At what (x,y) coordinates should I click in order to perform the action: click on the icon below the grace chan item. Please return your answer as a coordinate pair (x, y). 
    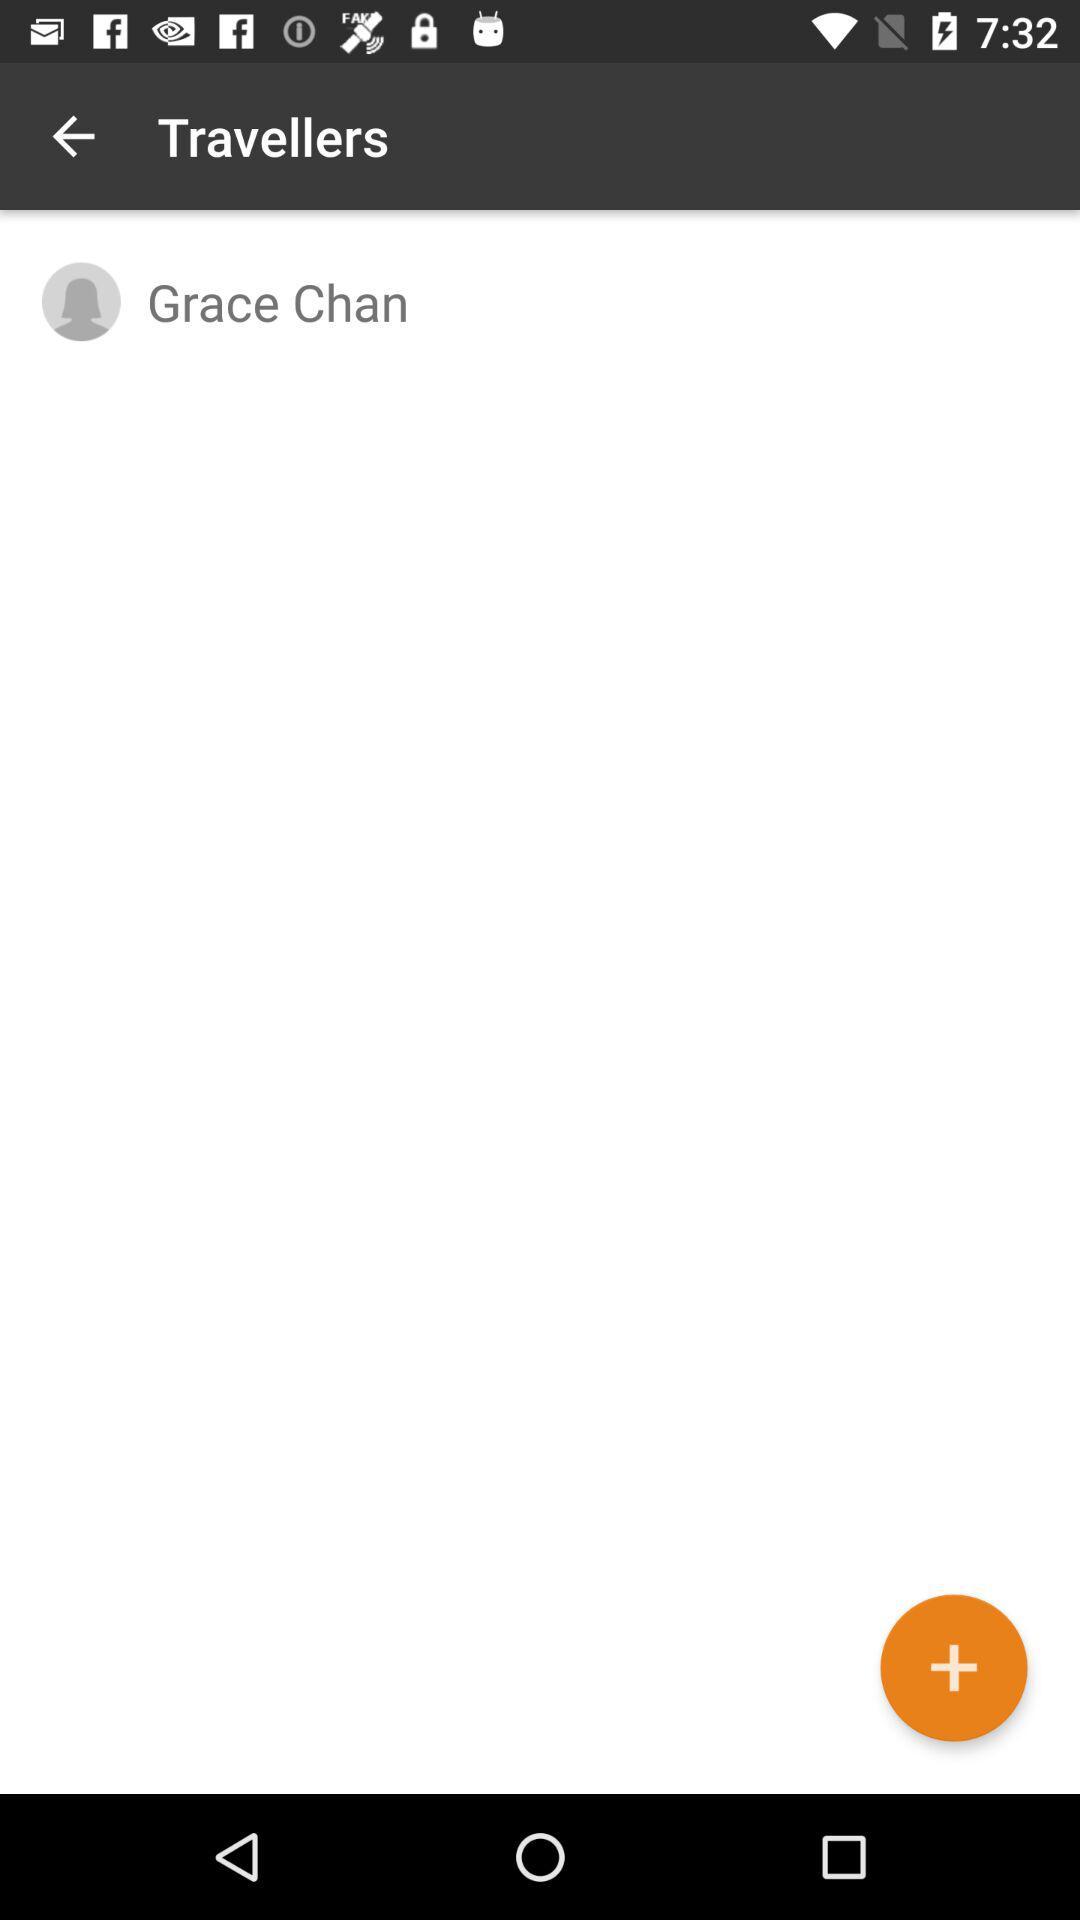
    Looking at the image, I should click on (952, 1668).